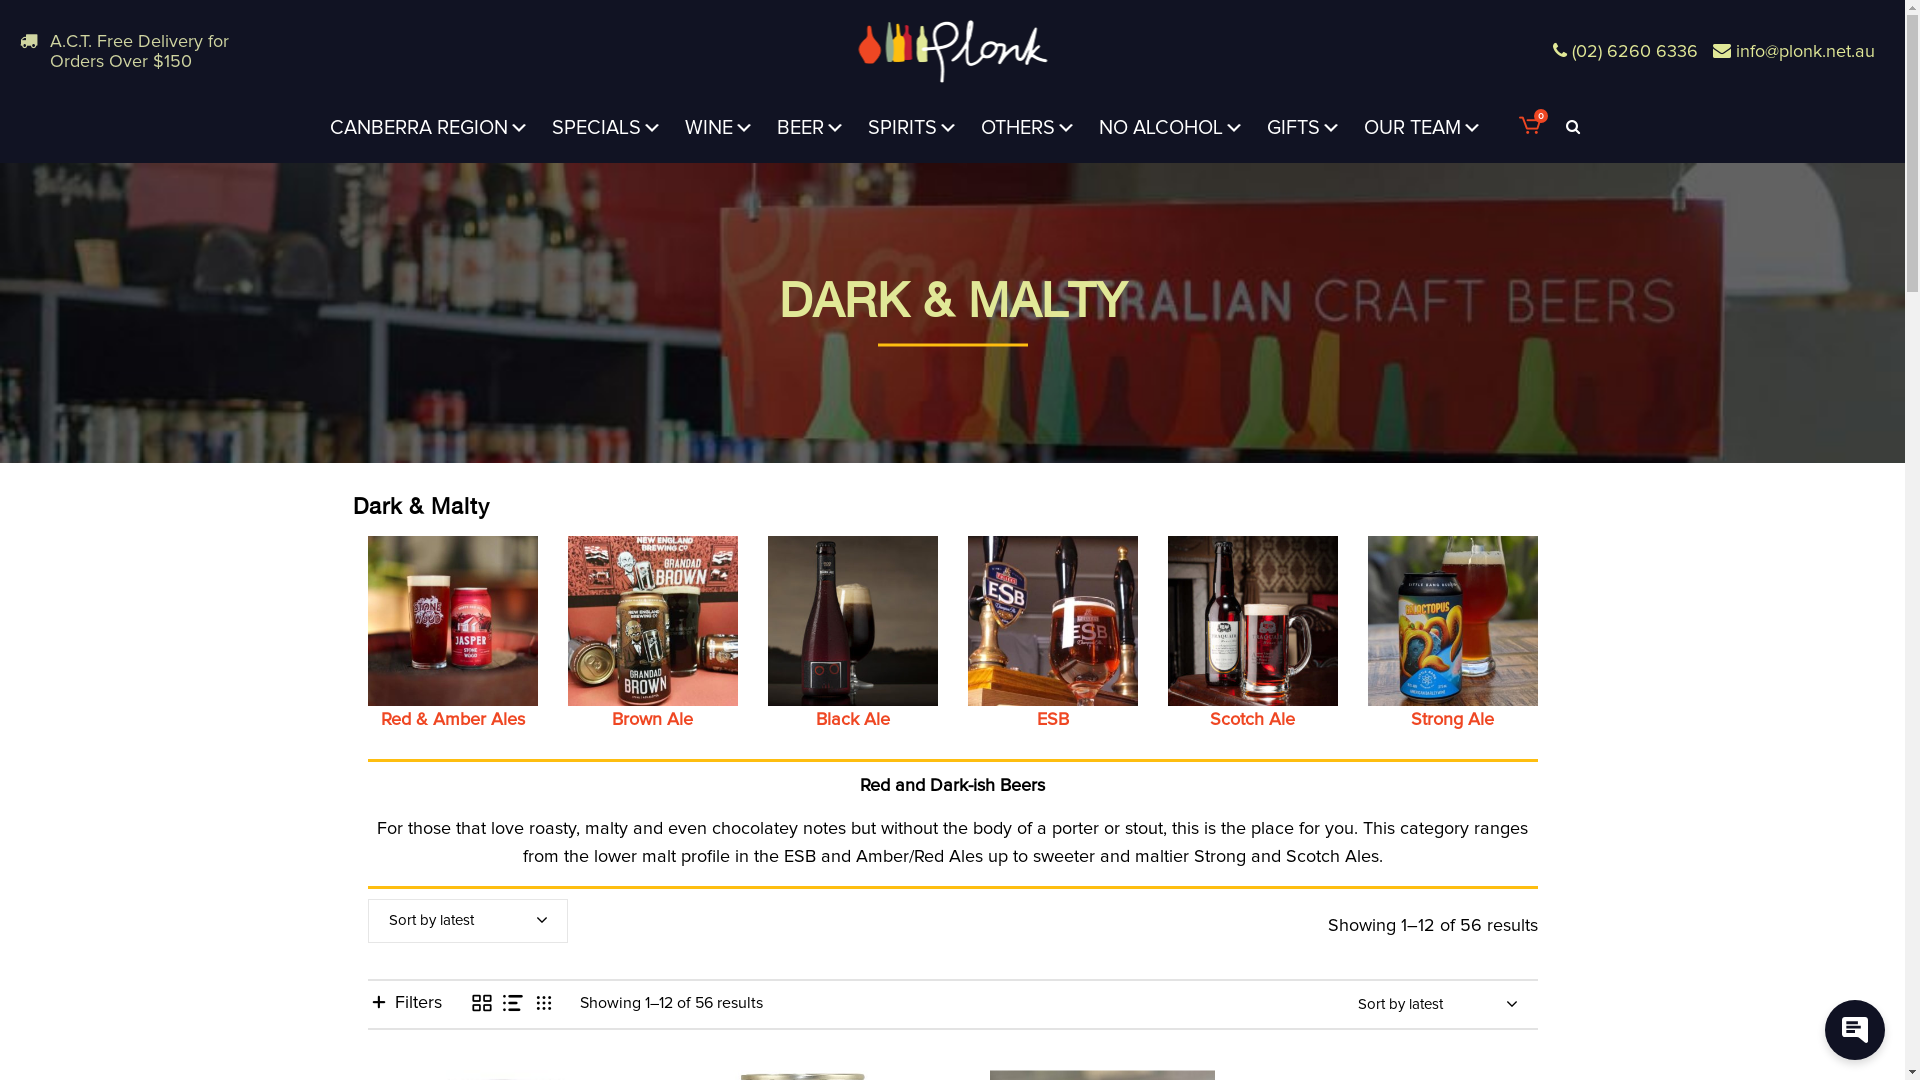 Image resolution: width=1920 pixels, height=1080 pixels. I want to click on 'Brown Ale', so click(652, 632).